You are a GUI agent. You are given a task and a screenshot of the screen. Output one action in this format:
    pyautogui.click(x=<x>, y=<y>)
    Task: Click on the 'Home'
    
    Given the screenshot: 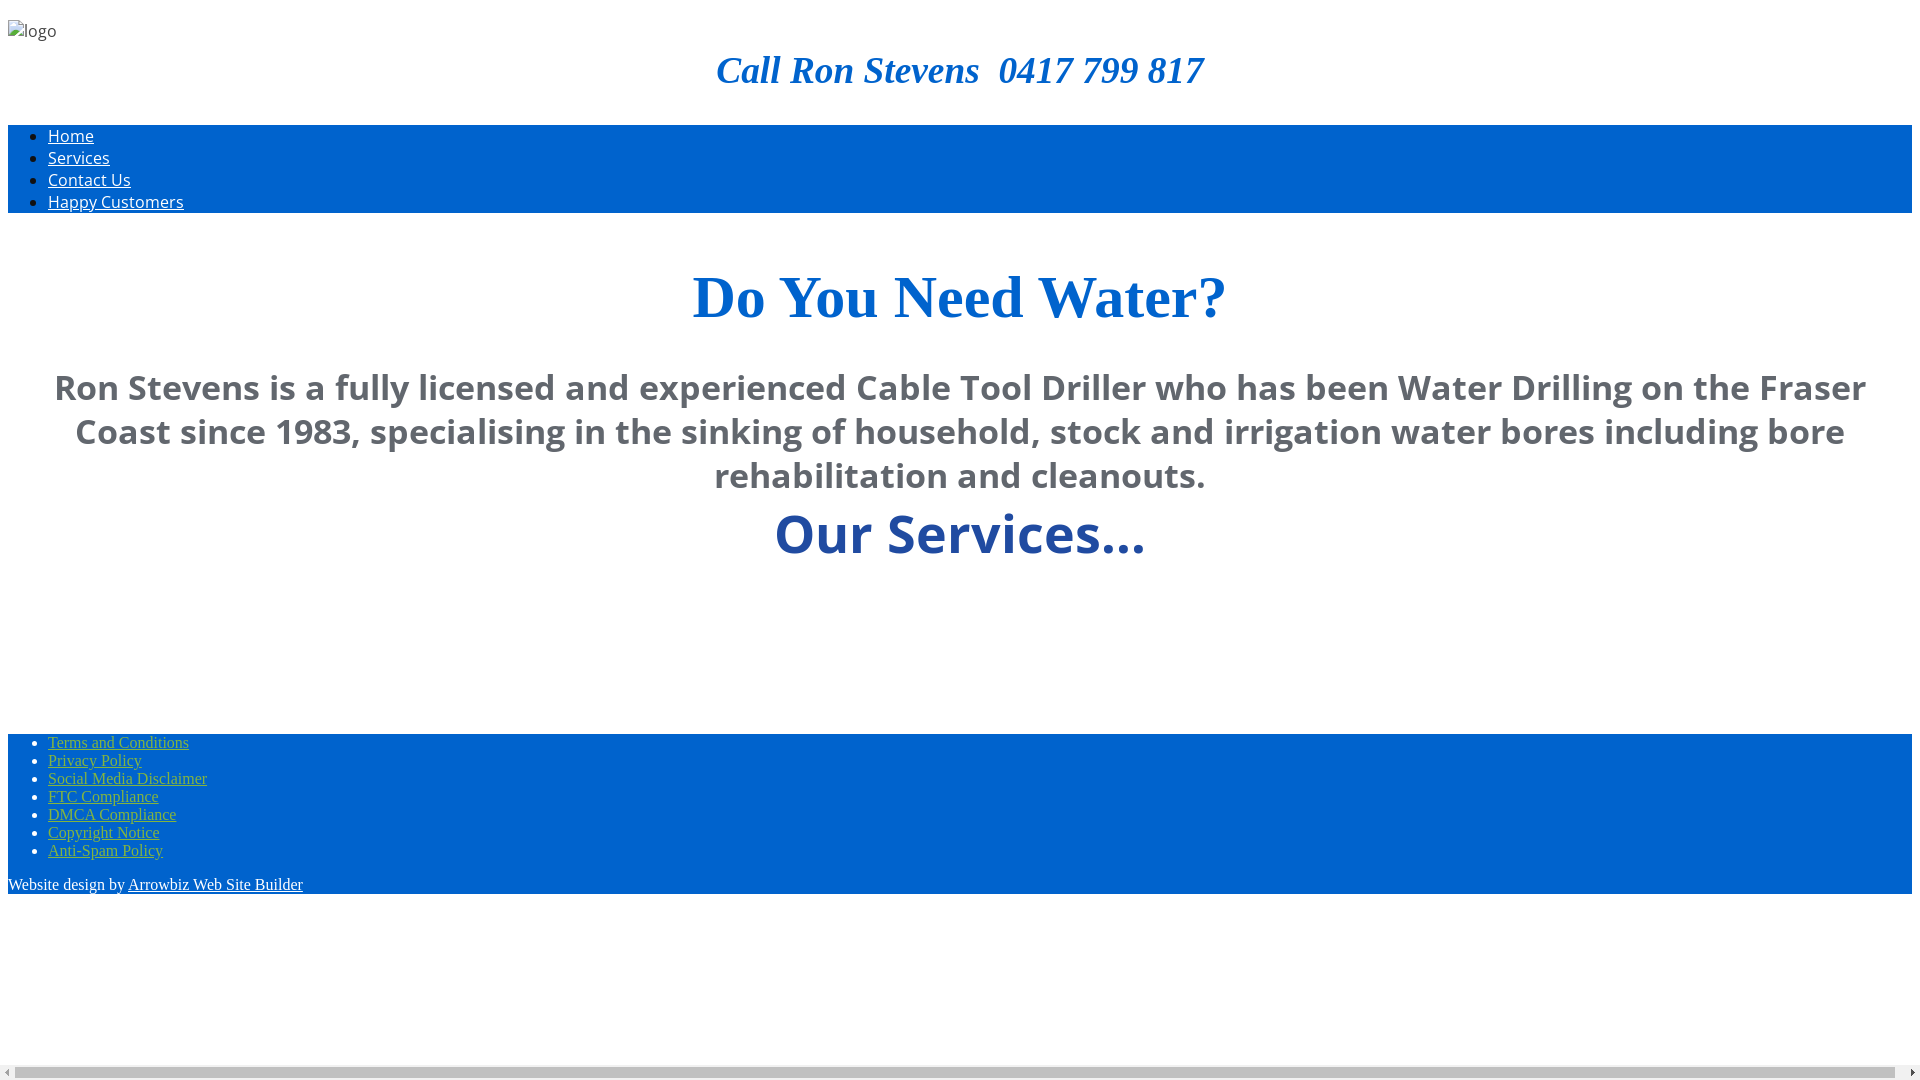 What is the action you would take?
    pyautogui.click(x=48, y=135)
    